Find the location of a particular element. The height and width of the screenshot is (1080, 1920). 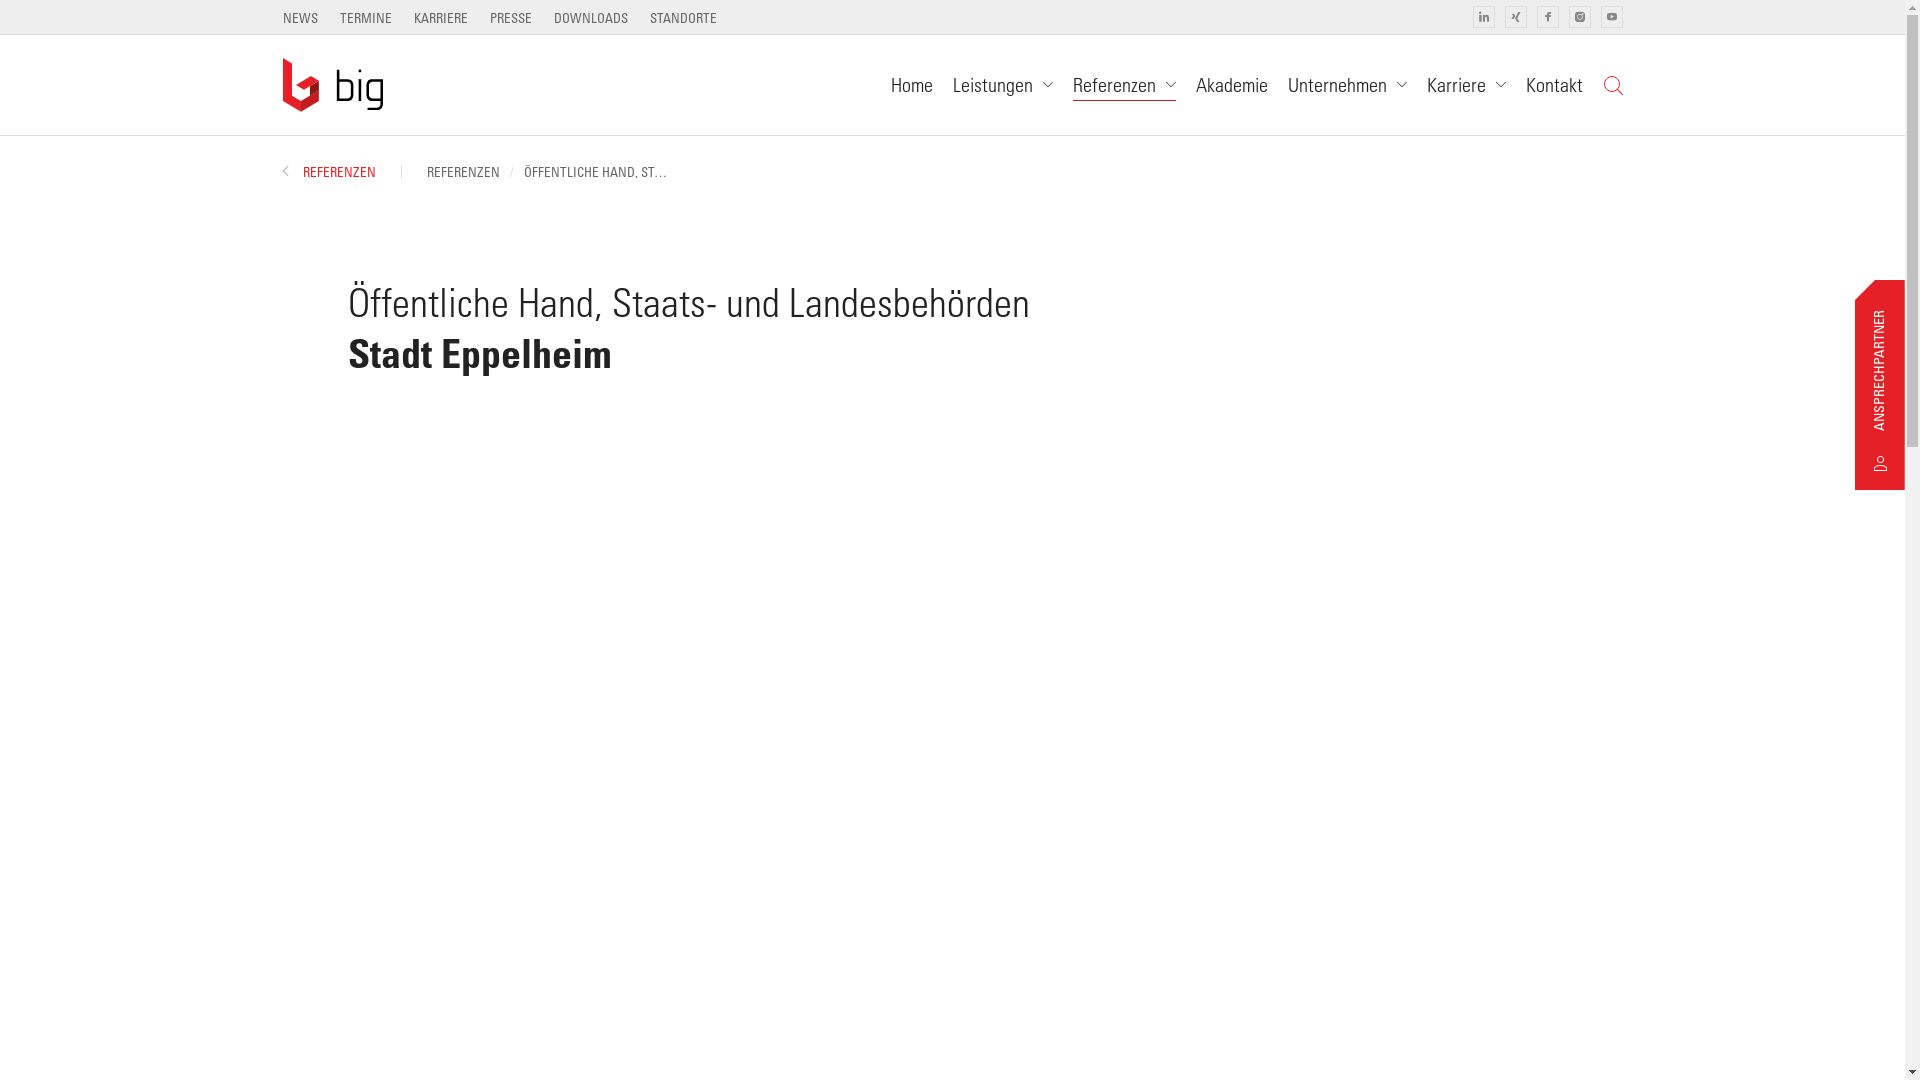

'Instagram' is located at coordinates (1578, 16).